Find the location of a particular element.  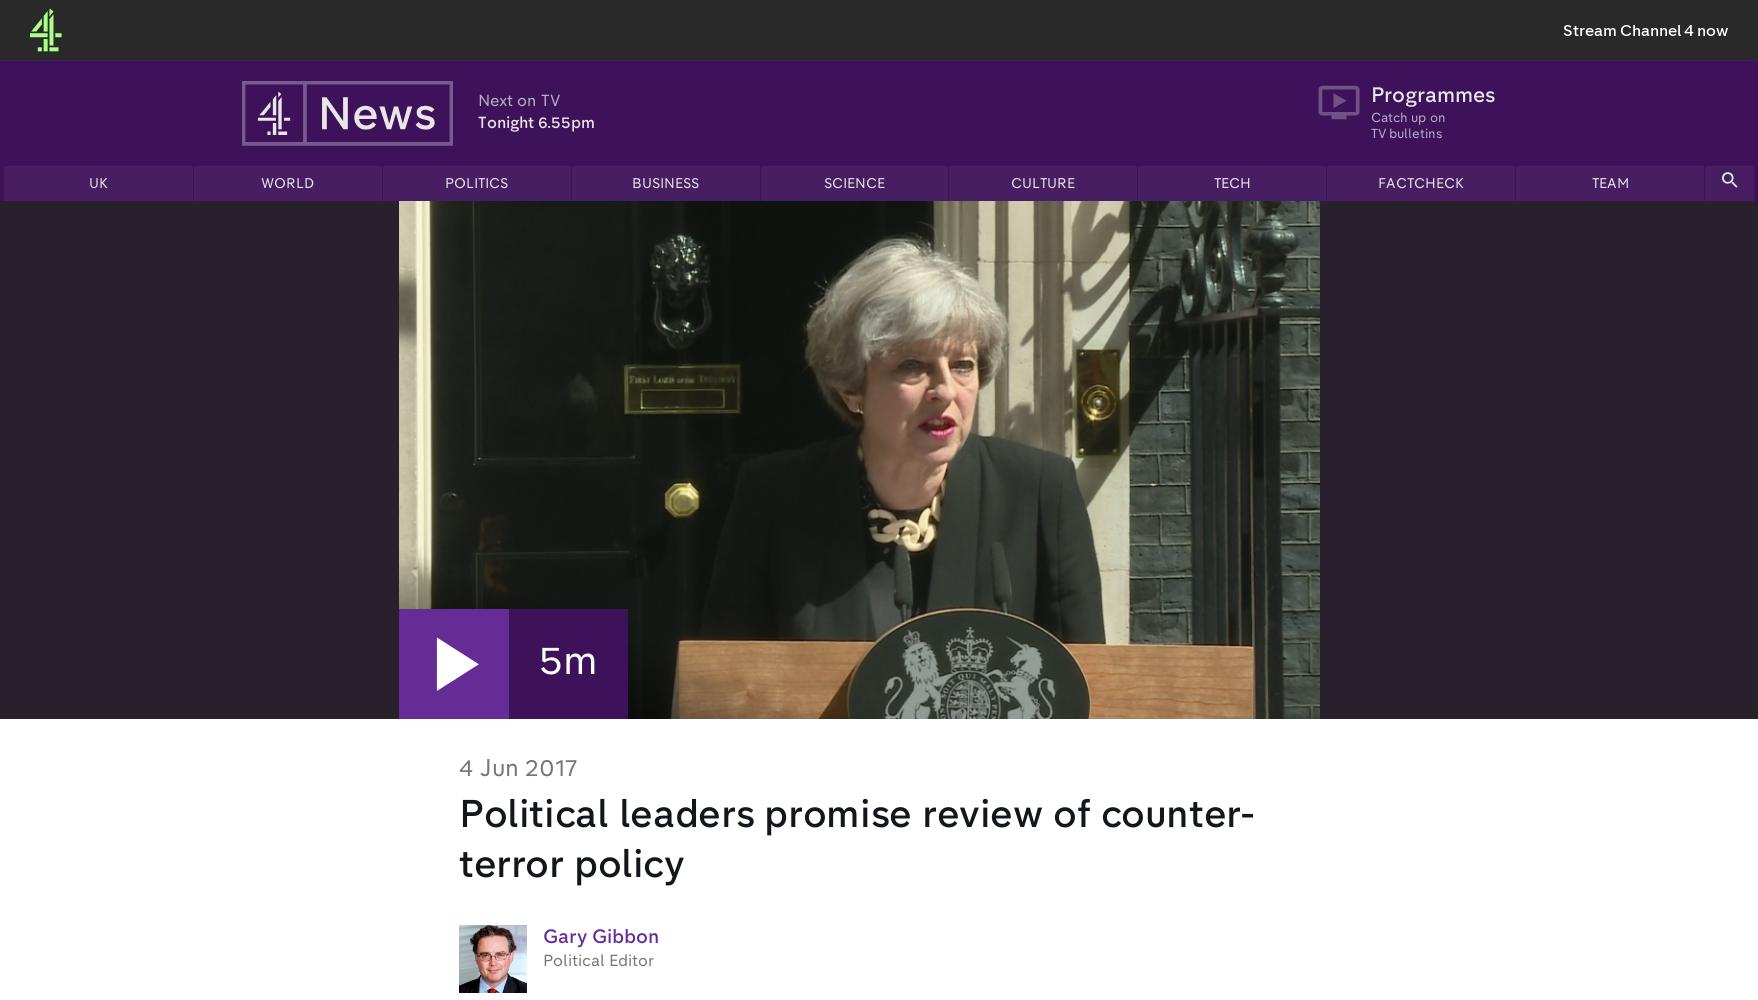

'Science' is located at coordinates (853, 184).